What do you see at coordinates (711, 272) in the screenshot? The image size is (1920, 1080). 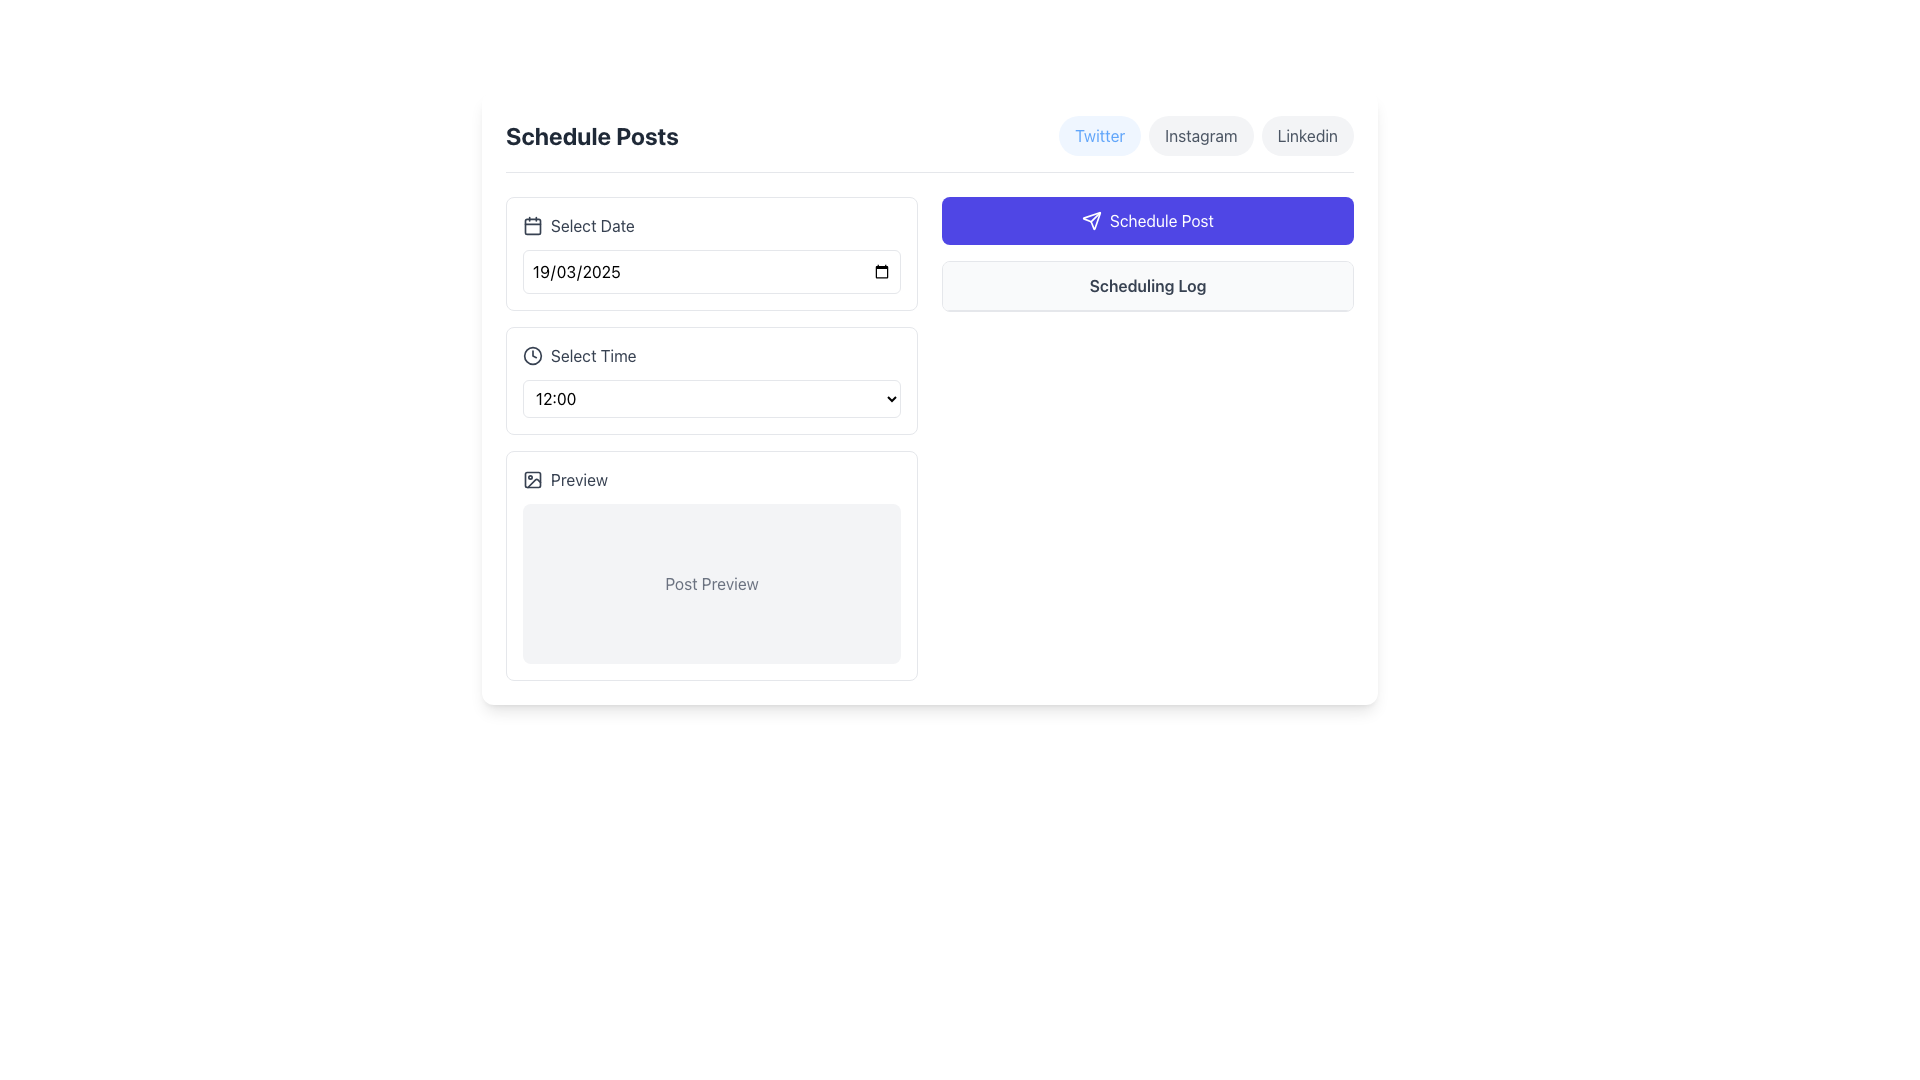 I see `the date input field located under the 'Select Date' section, which currently displays '19/03/2025'` at bounding box center [711, 272].